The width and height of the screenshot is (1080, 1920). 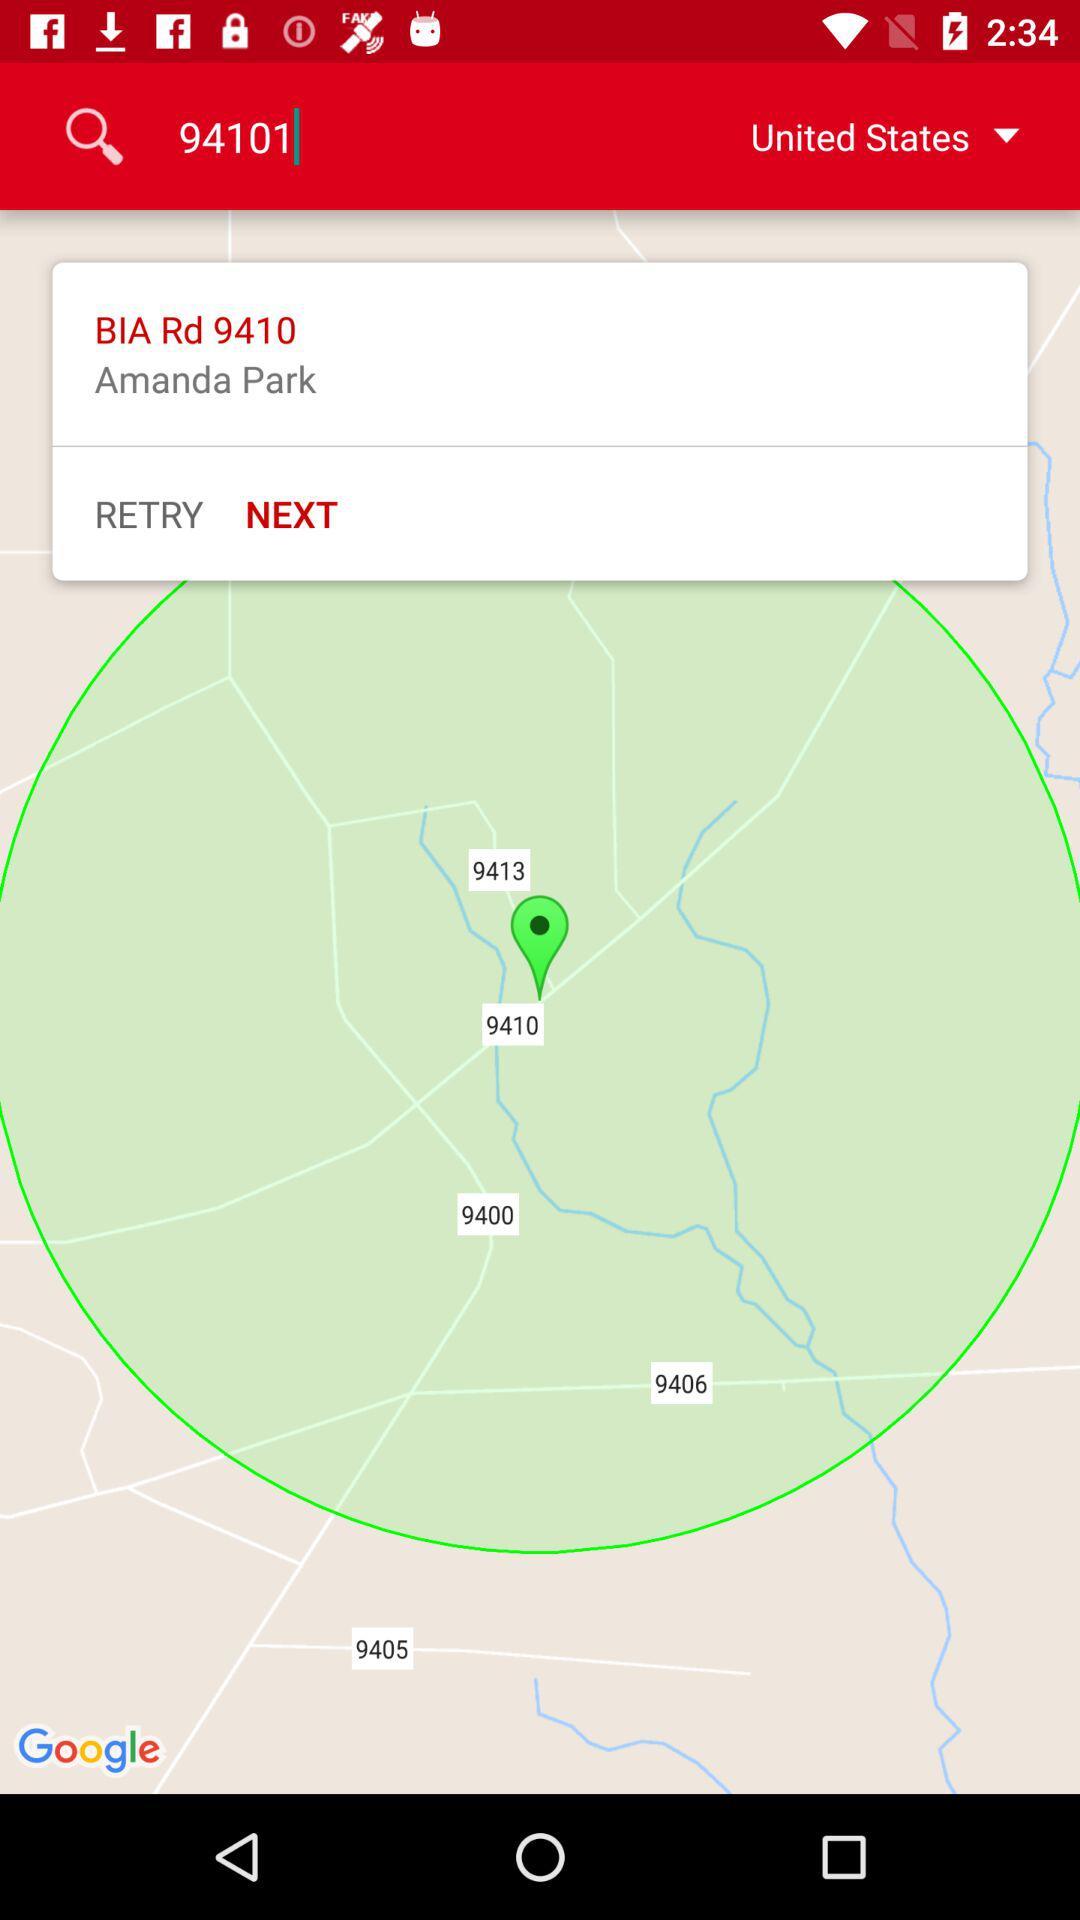 What do you see at coordinates (291, 513) in the screenshot?
I see `the next item` at bounding box center [291, 513].